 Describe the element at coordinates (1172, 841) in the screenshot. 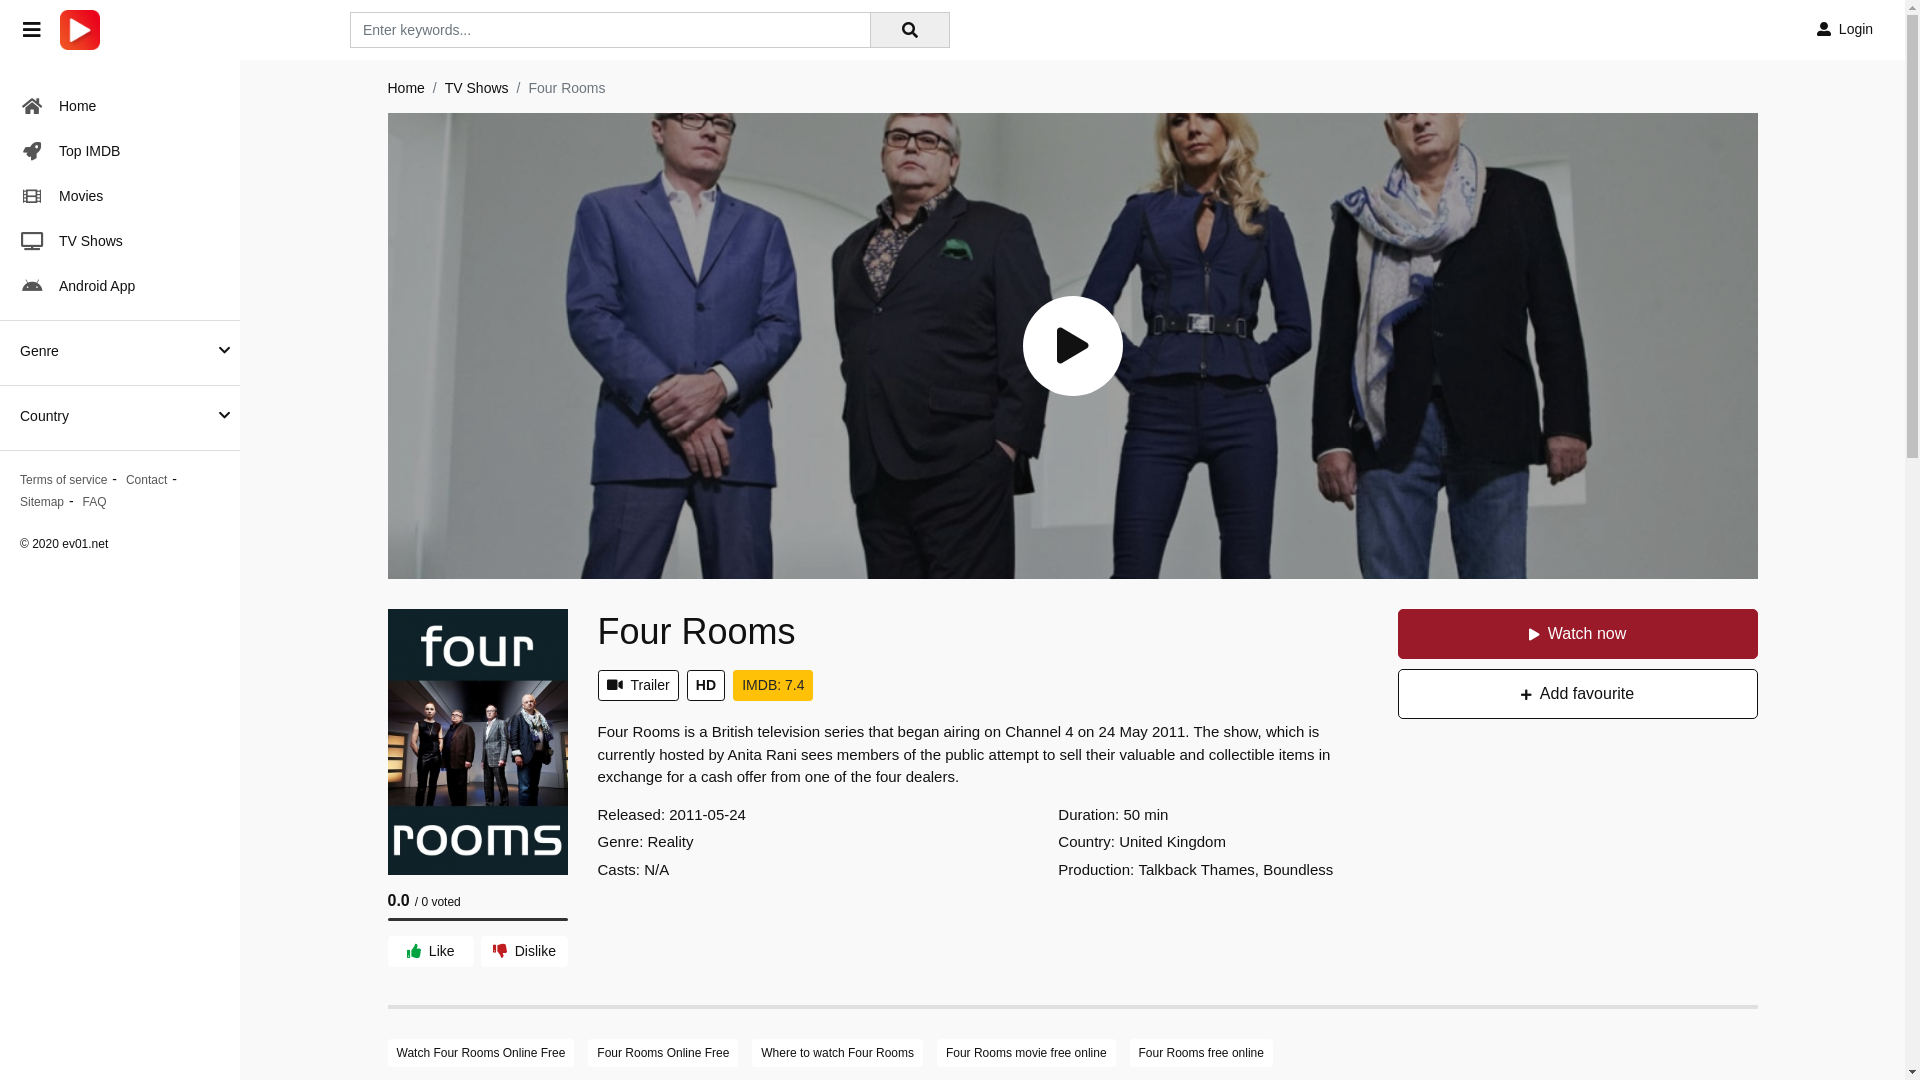

I see `'United Kingdom'` at that location.